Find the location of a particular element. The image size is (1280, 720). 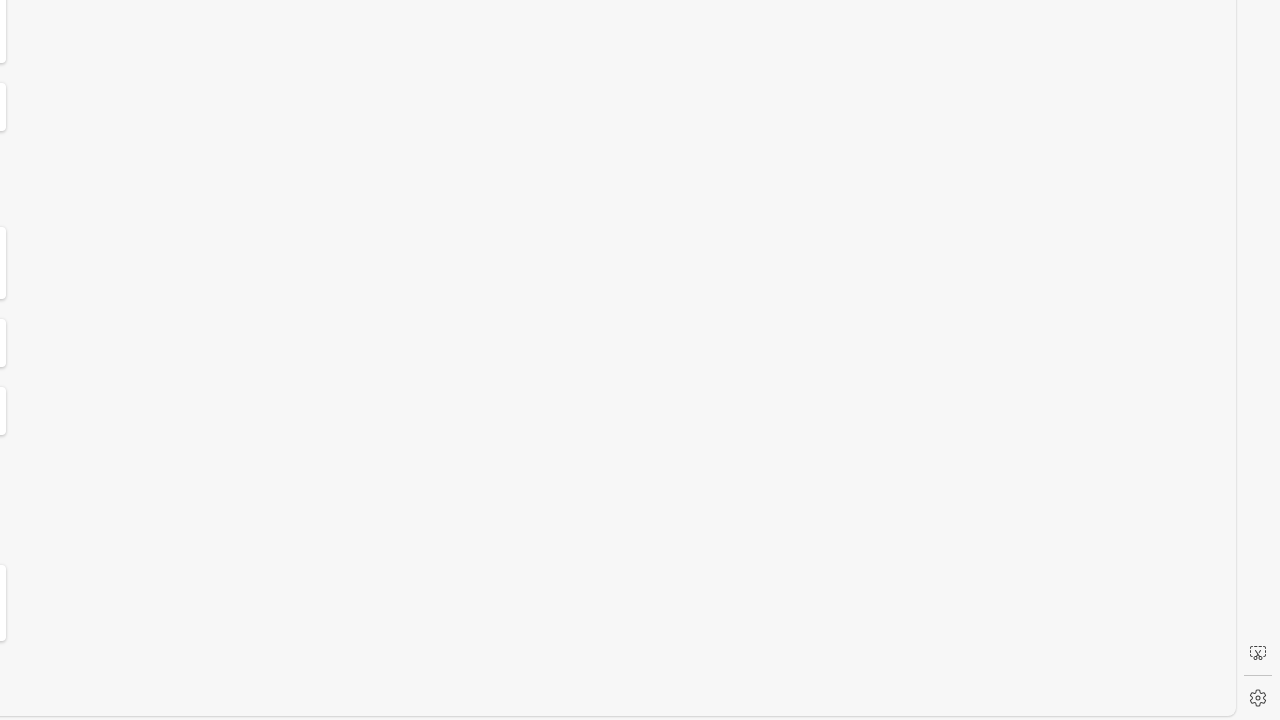

'Settings' is located at coordinates (1256, 696).